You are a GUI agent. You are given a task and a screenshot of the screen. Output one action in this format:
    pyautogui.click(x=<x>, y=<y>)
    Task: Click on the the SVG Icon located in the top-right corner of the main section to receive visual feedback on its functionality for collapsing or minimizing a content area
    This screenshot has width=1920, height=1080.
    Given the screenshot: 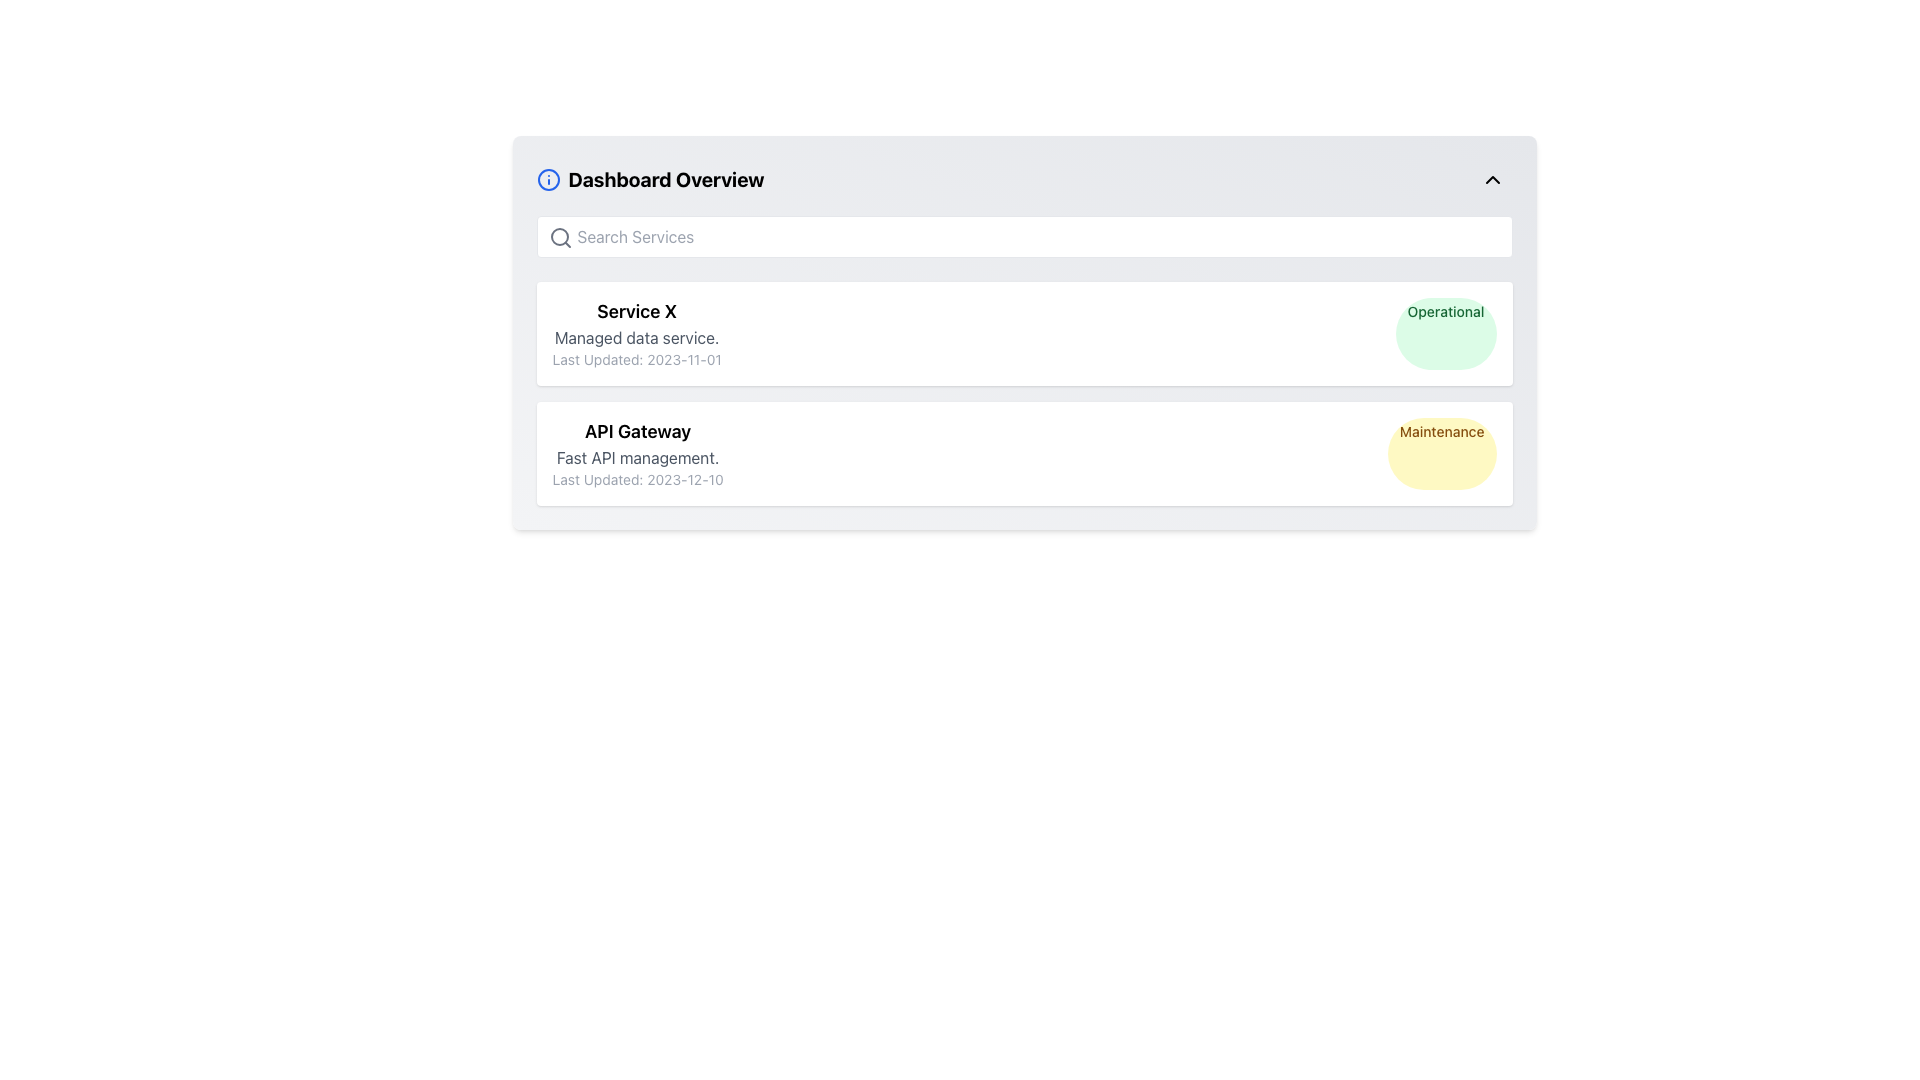 What is the action you would take?
    pyautogui.click(x=1492, y=180)
    